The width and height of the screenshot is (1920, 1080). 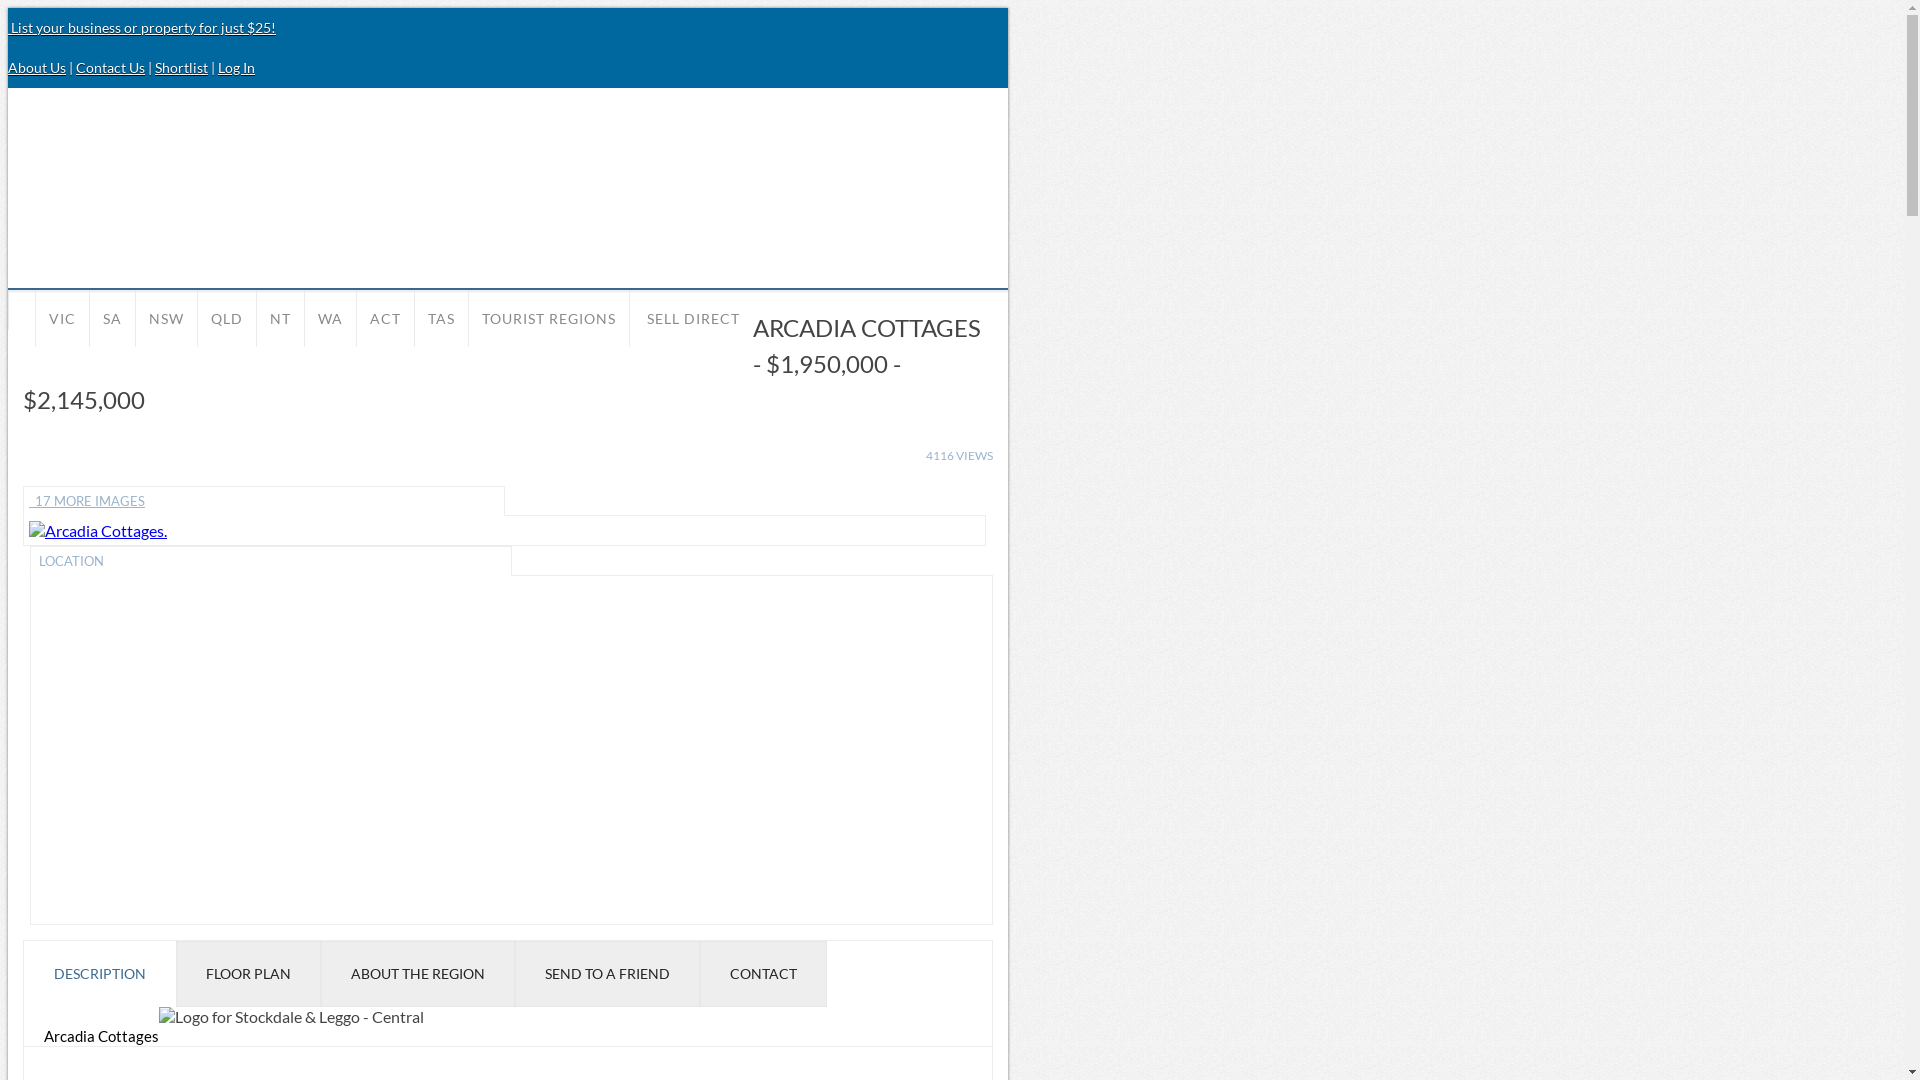 What do you see at coordinates (141, 27) in the screenshot?
I see `' List your business or property for just $25!'` at bounding box center [141, 27].